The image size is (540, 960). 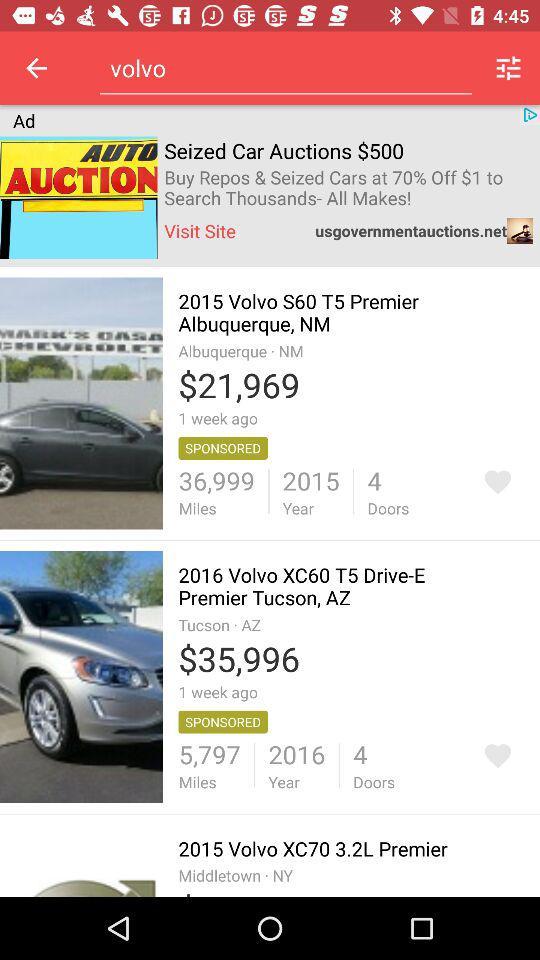 I want to click on the icon to the right of the volvo item, so click(x=508, y=68).